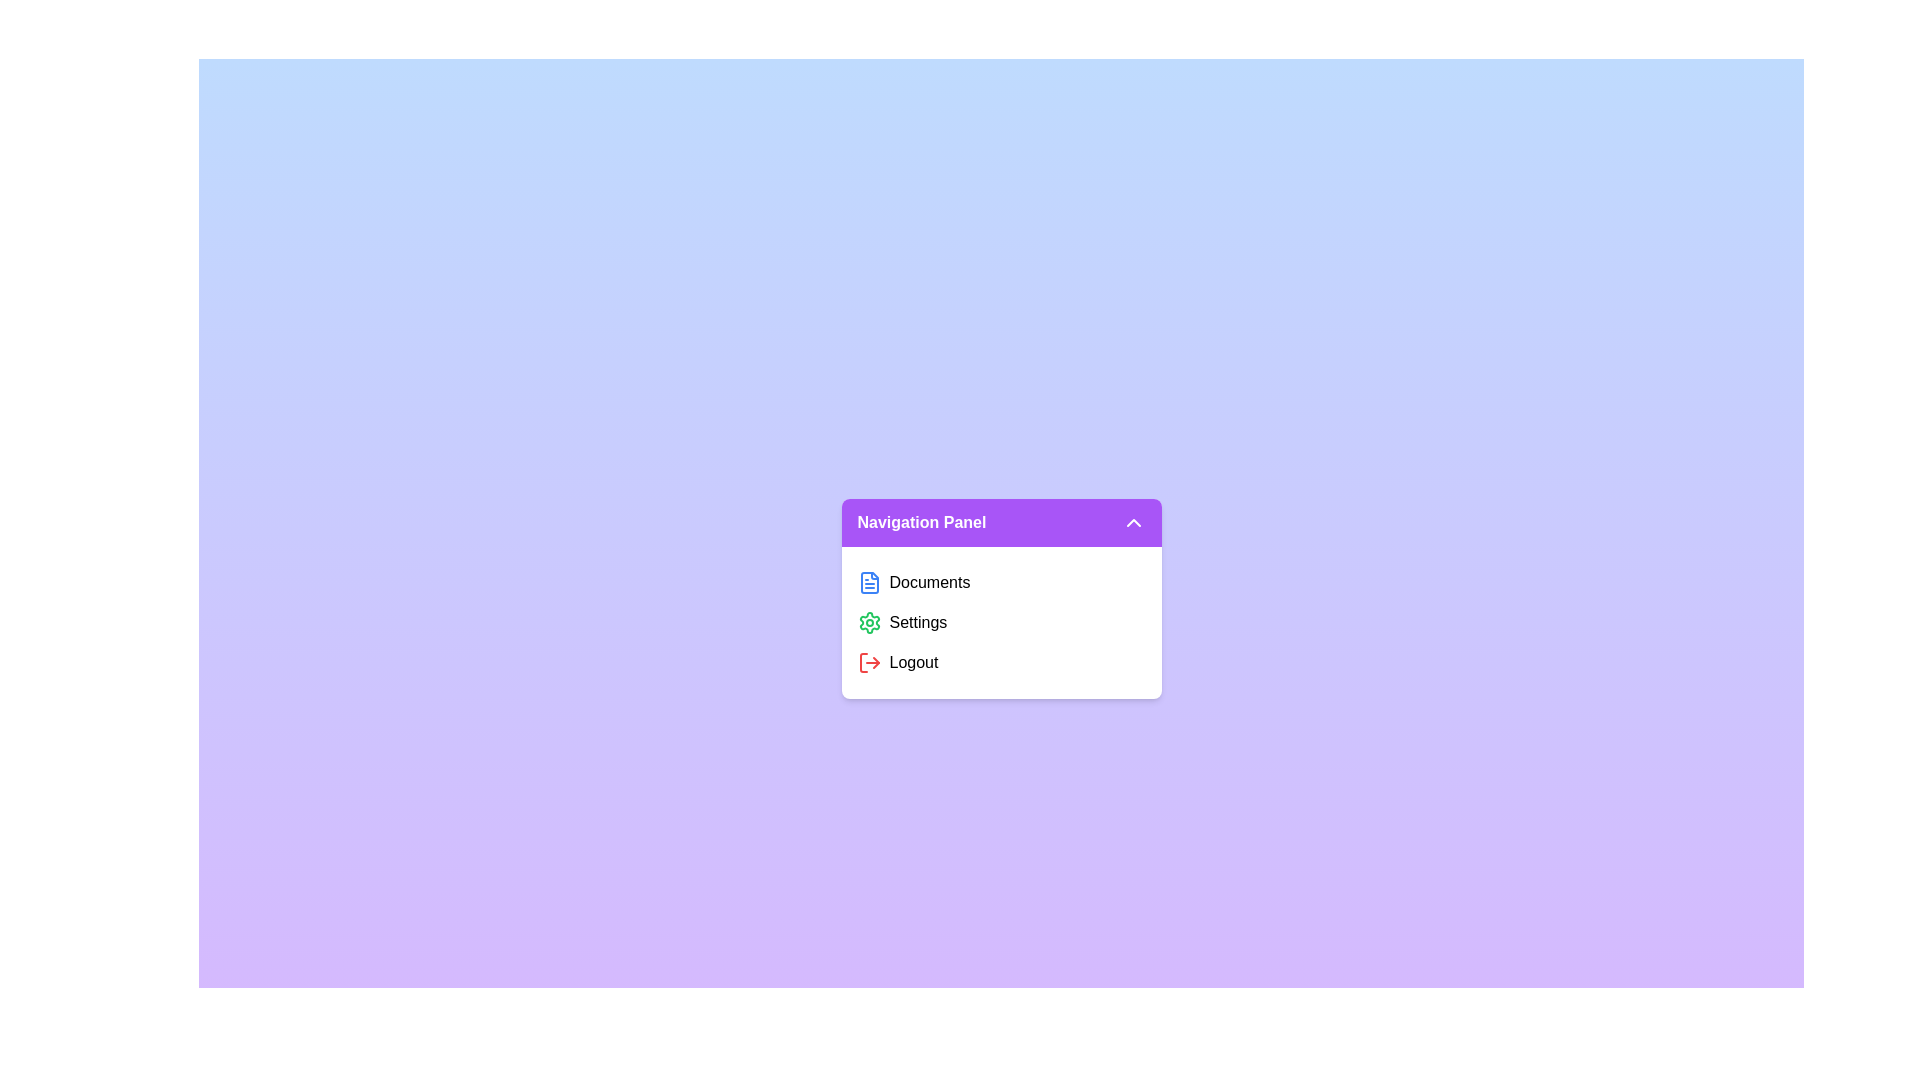 This screenshot has height=1080, width=1920. What do you see at coordinates (1001, 522) in the screenshot?
I see `the panel header to toggle its state` at bounding box center [1001, 522].